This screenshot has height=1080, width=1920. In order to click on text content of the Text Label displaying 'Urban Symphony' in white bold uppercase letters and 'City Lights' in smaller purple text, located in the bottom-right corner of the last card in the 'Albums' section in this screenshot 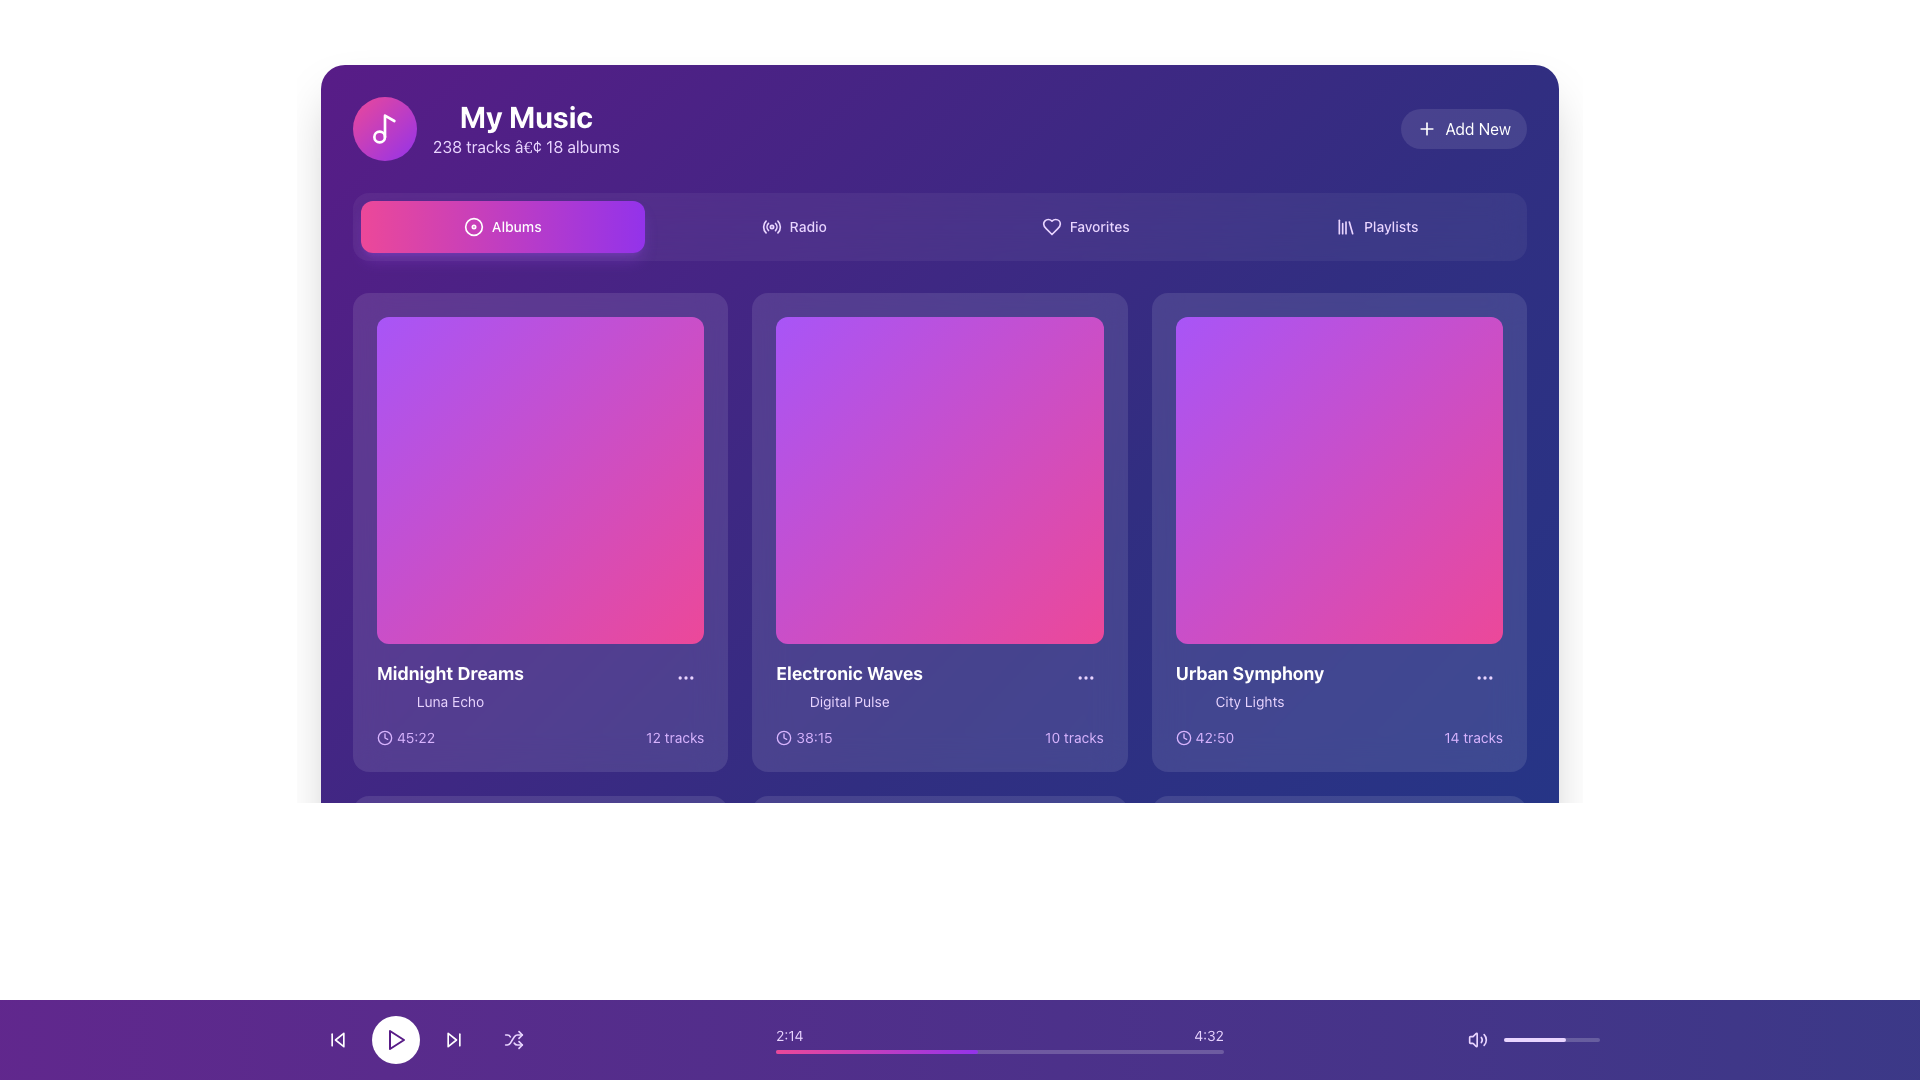, I will do `click(1248, 685)`.